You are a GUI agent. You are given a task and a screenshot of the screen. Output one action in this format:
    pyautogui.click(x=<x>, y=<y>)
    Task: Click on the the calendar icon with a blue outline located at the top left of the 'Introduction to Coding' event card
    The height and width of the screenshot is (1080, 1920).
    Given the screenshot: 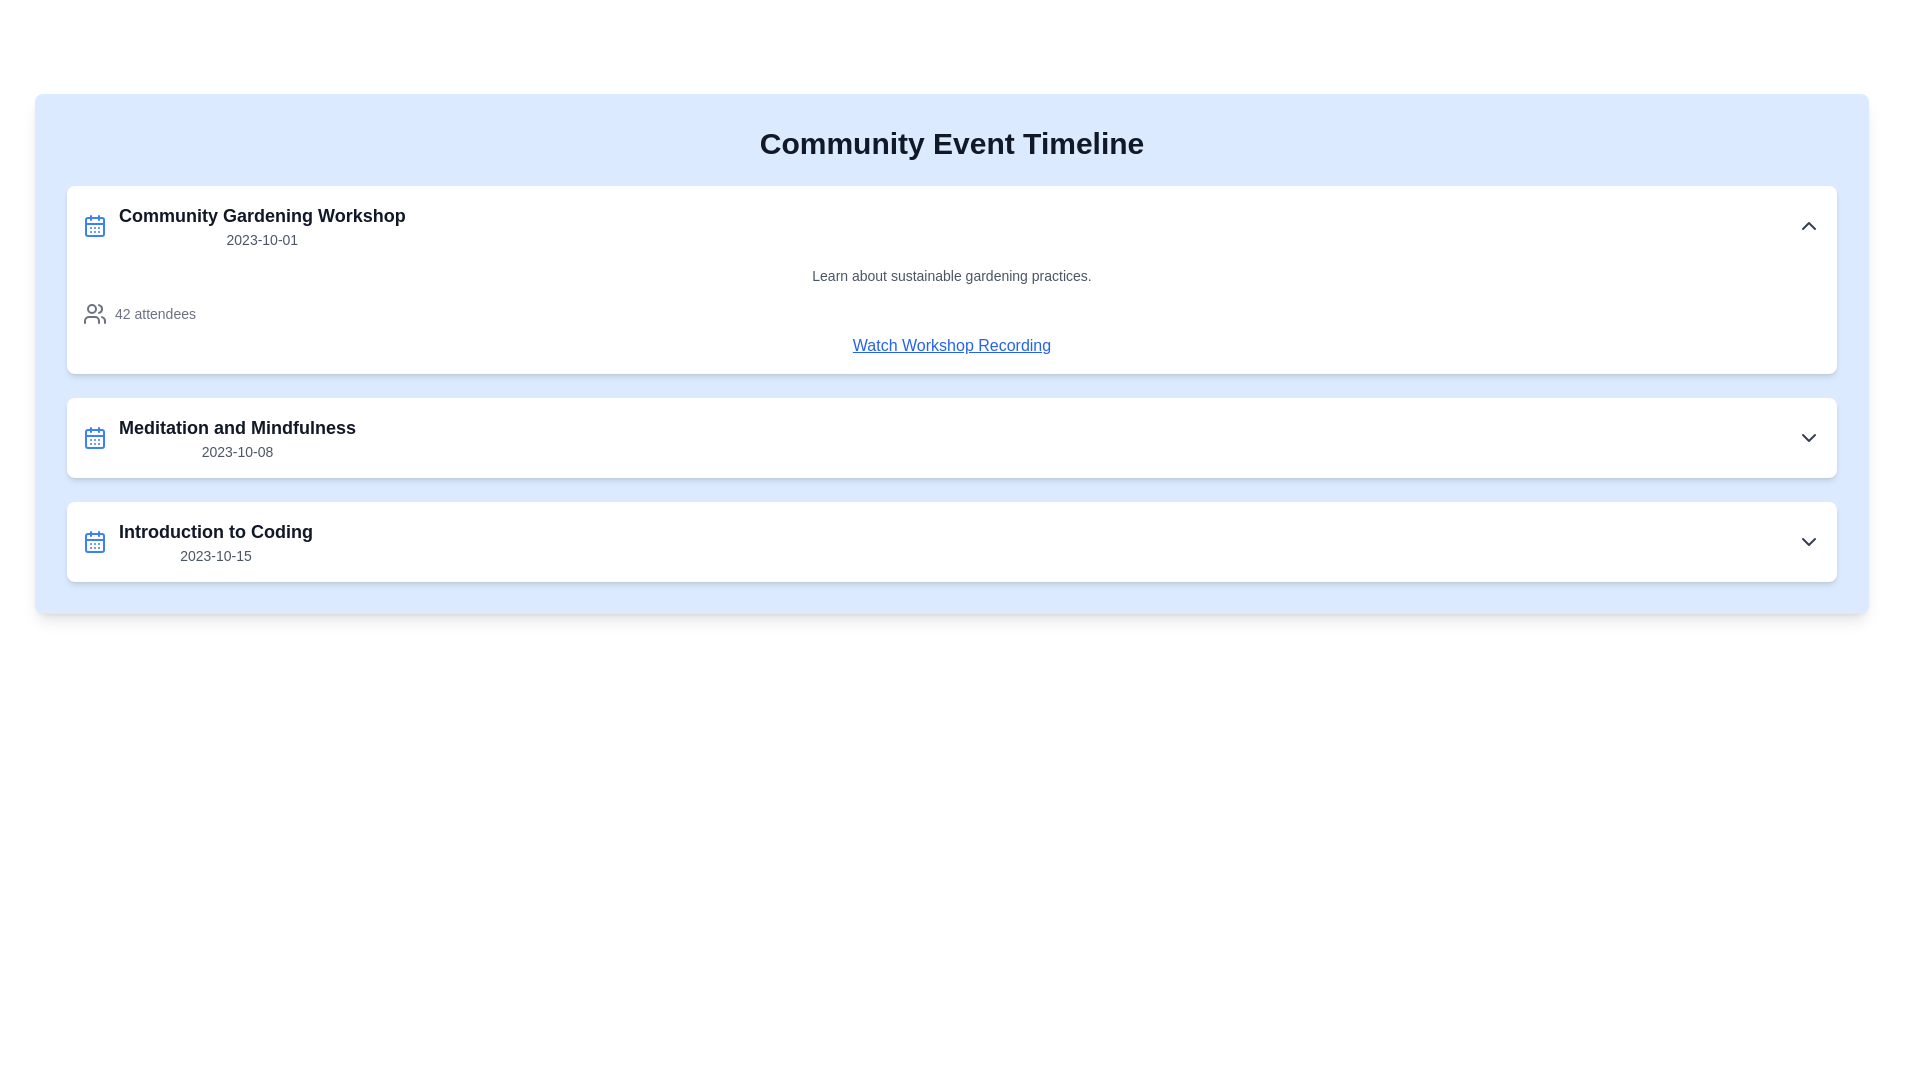 What is the action you would take?
    pyautogui.click(x=94, y=542)
    